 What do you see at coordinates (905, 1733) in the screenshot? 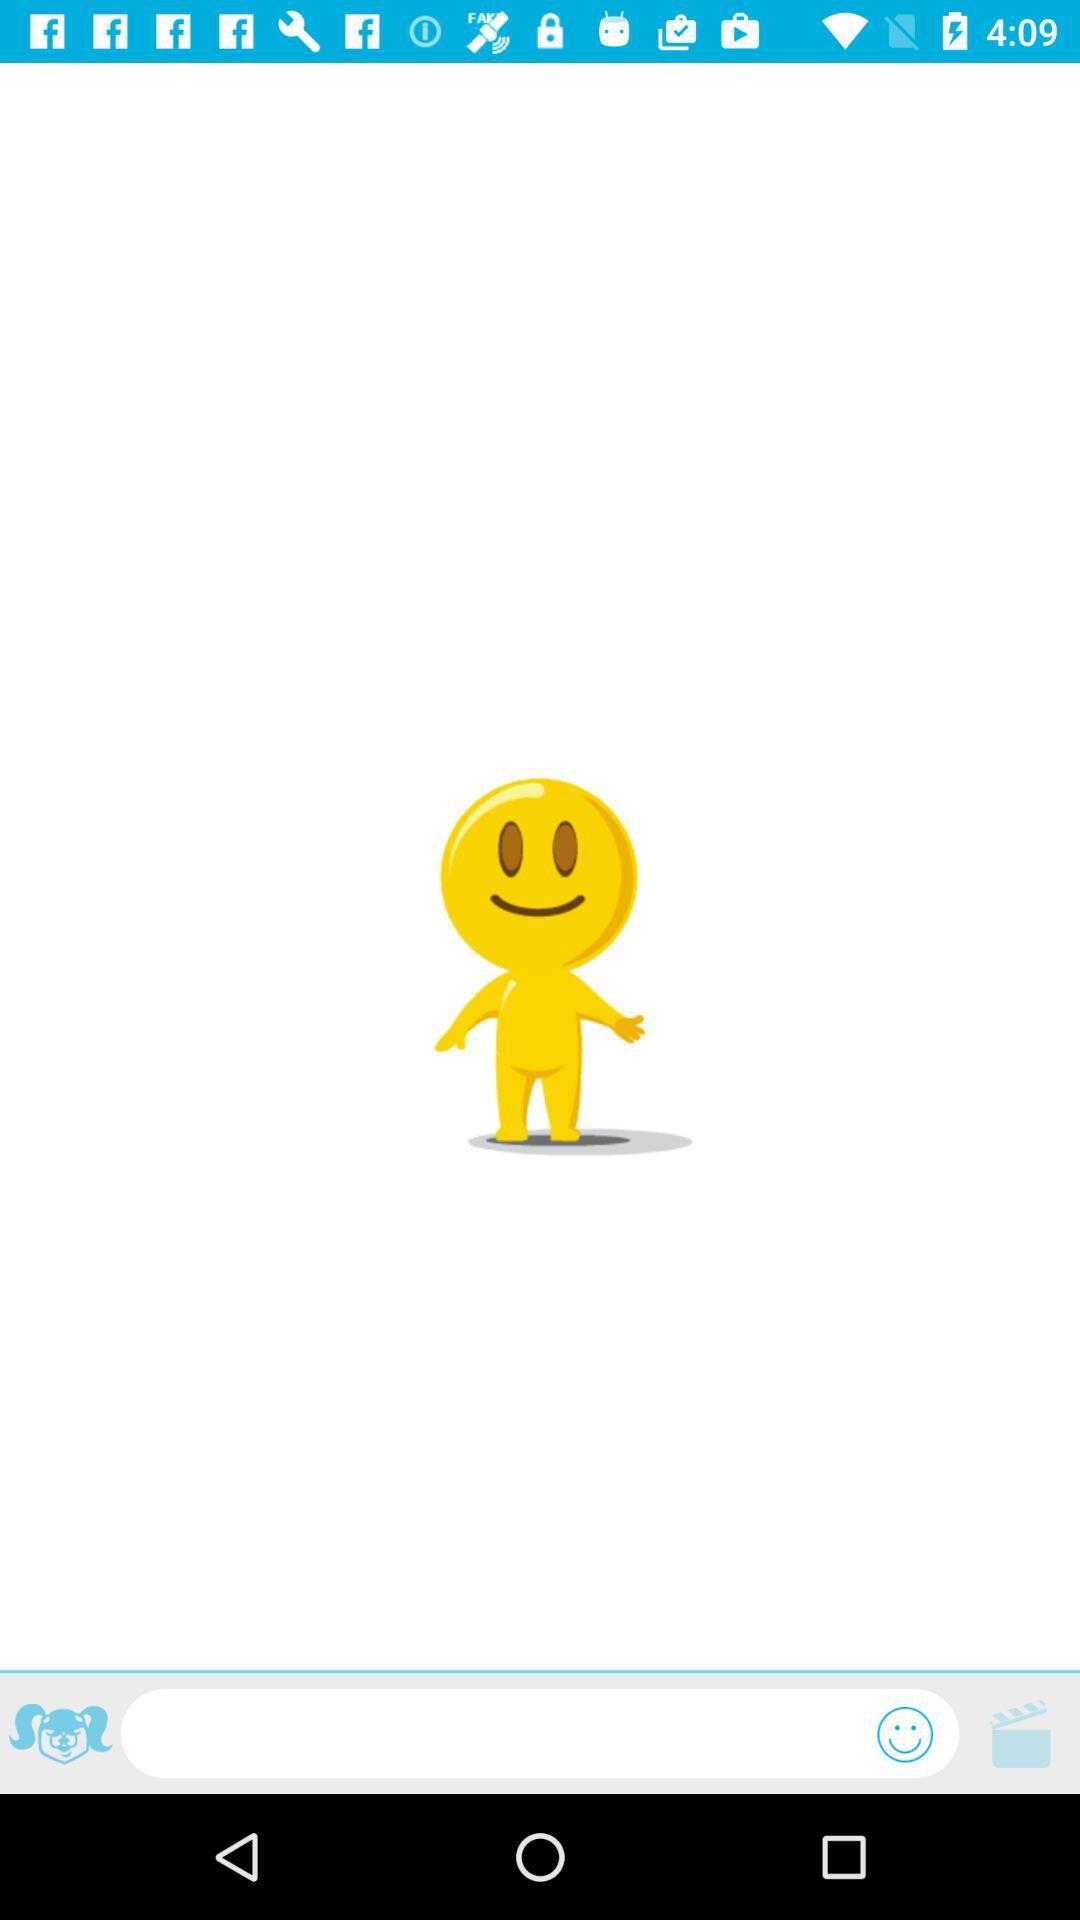
I see `the emoji icon` at bounding box center [905, 1733].